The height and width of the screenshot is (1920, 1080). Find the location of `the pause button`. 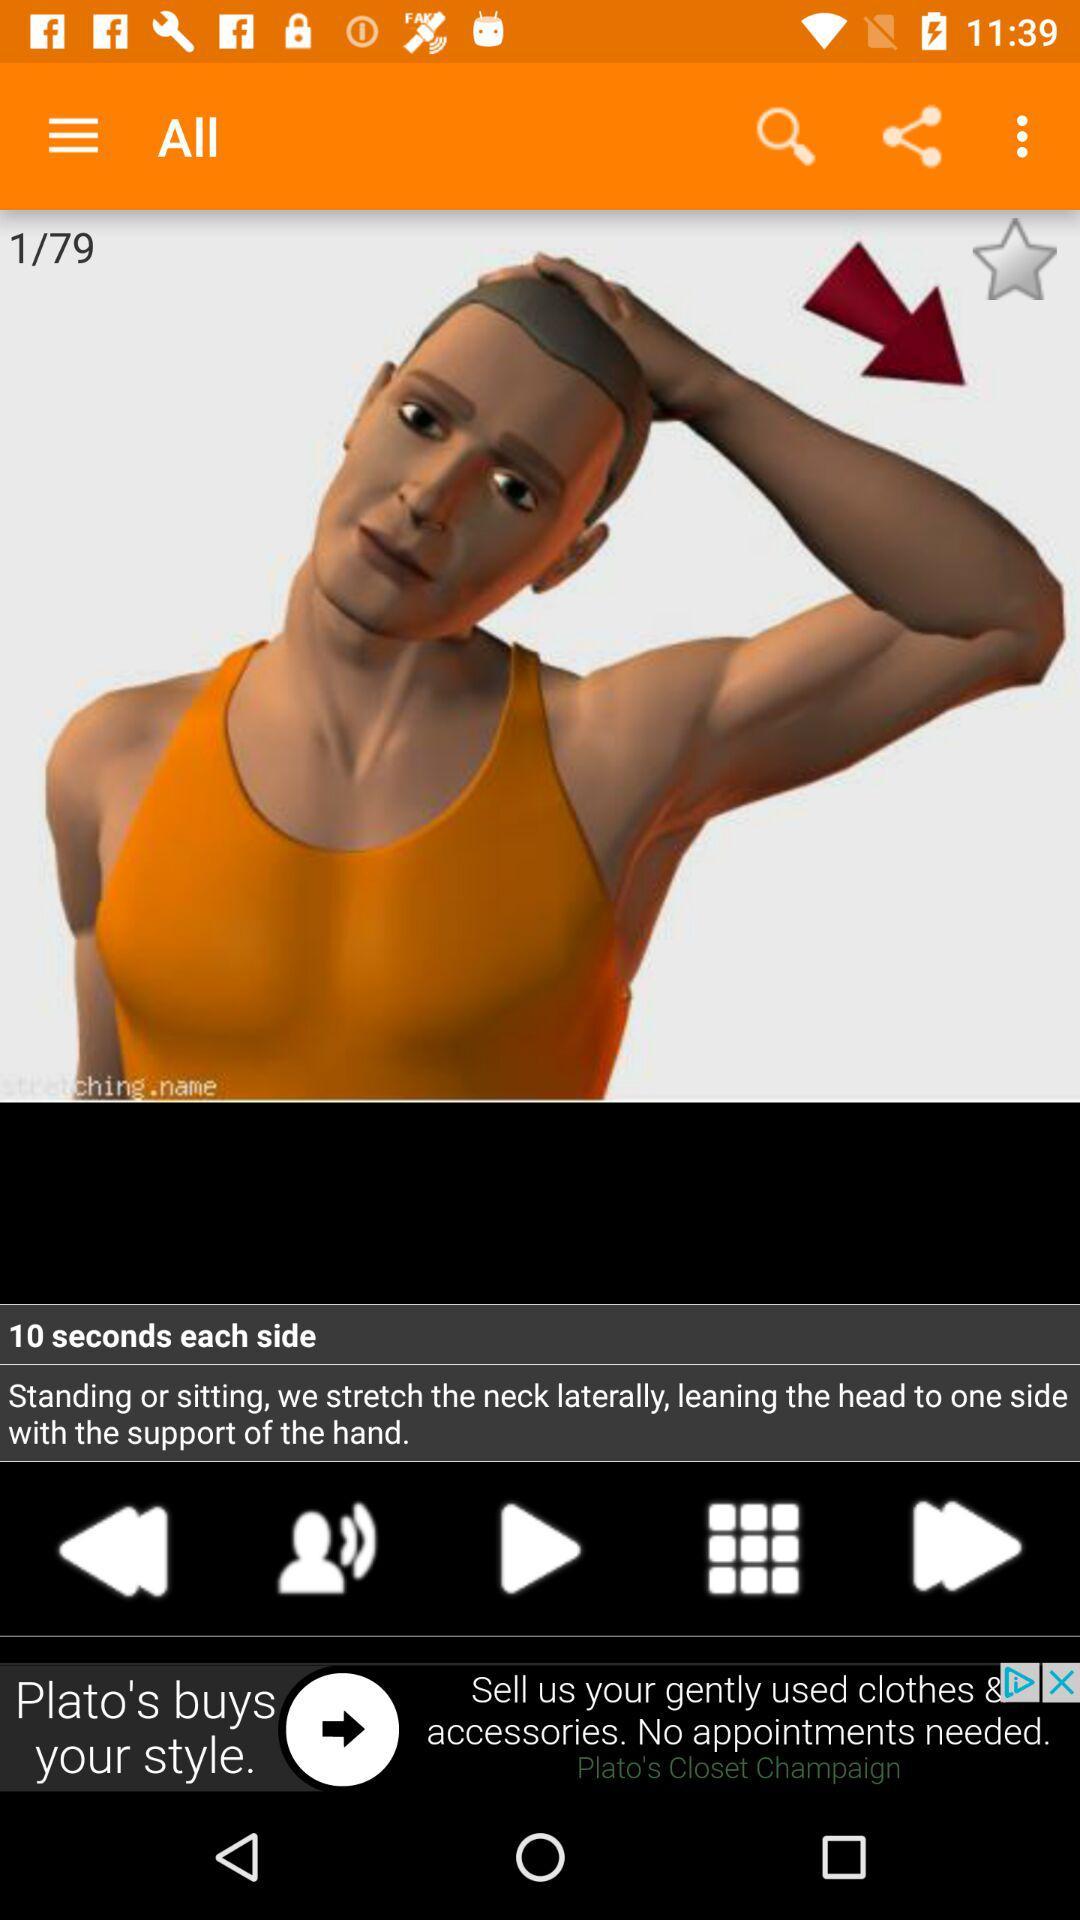

the pause button is located at coordinates (540, 1548).